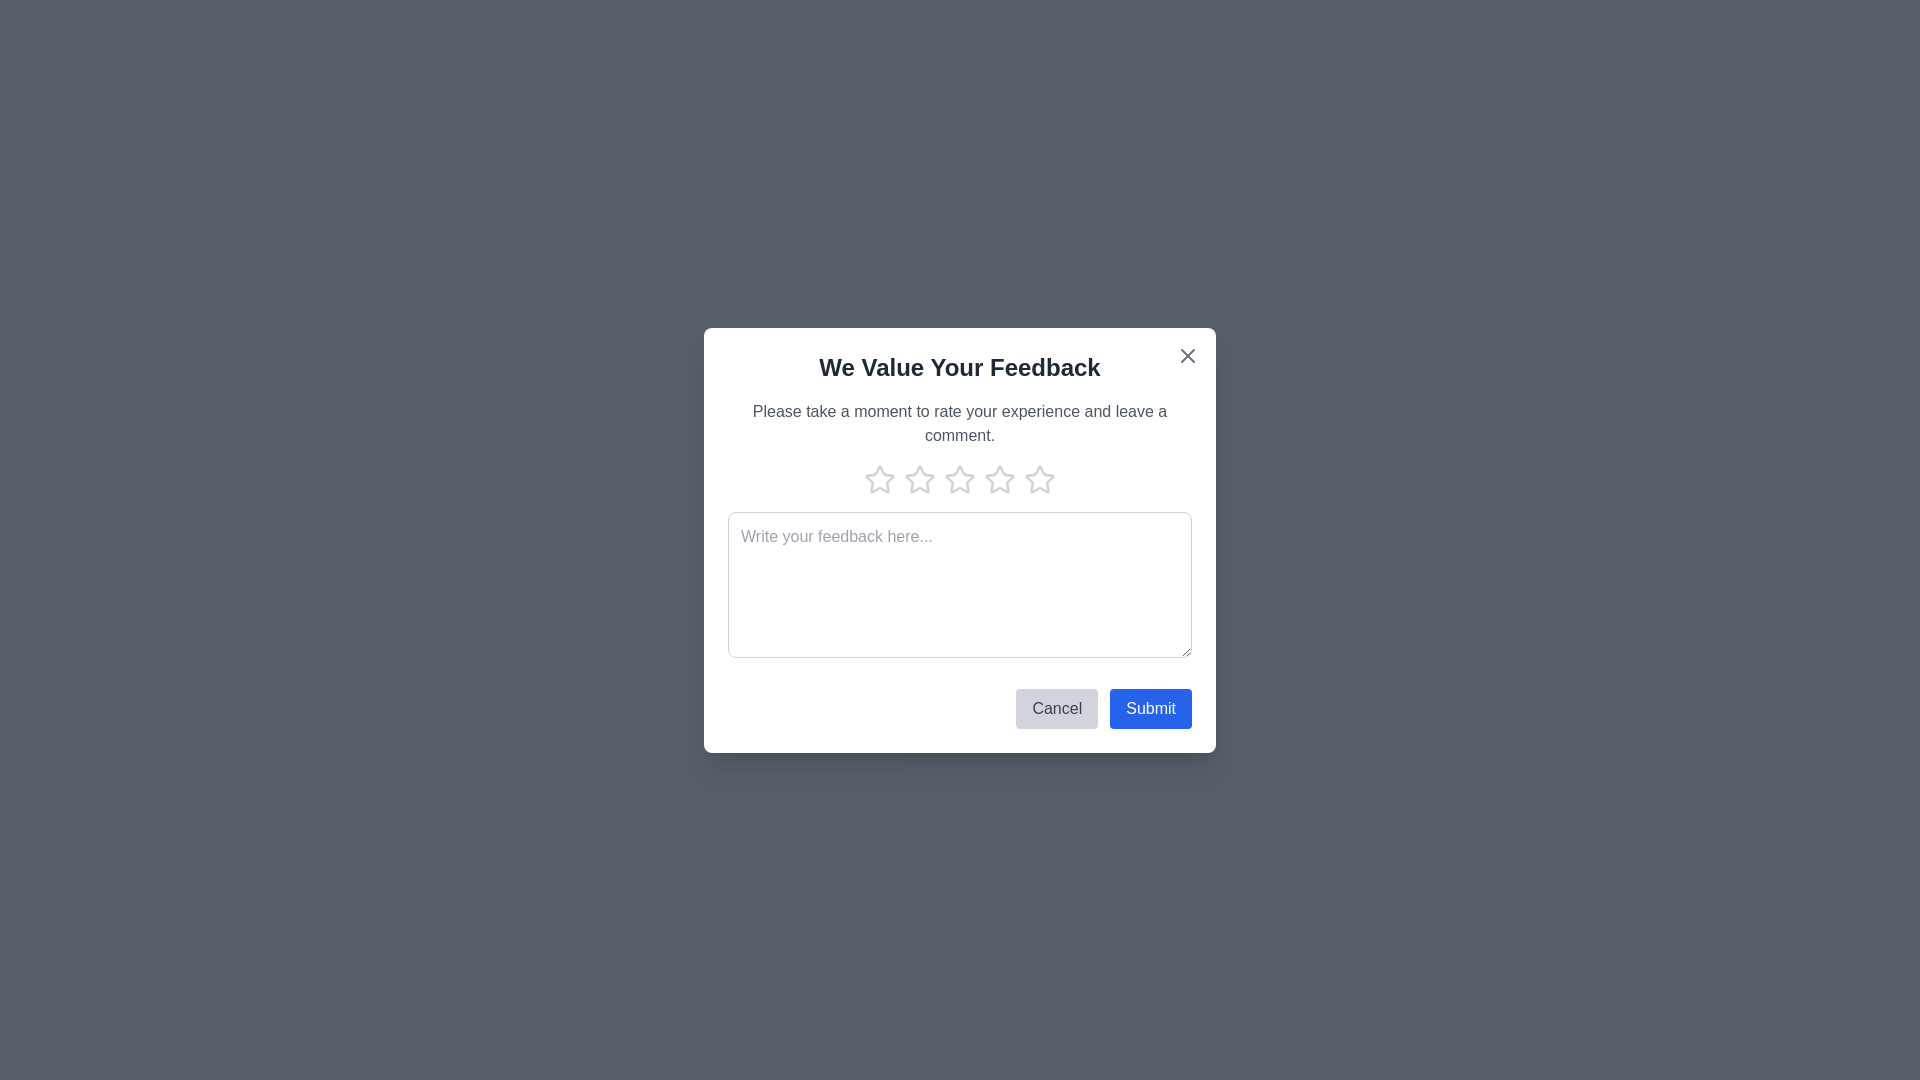 The width and height of the screenshot is (1920, 1080). What do you see at coordinates (1151, 707) in the screenshot?
I see `the 'Submit' button located at the bottom-right corner of the modal dialog box to finalize the form submission` at bounding box center [1151, 707].